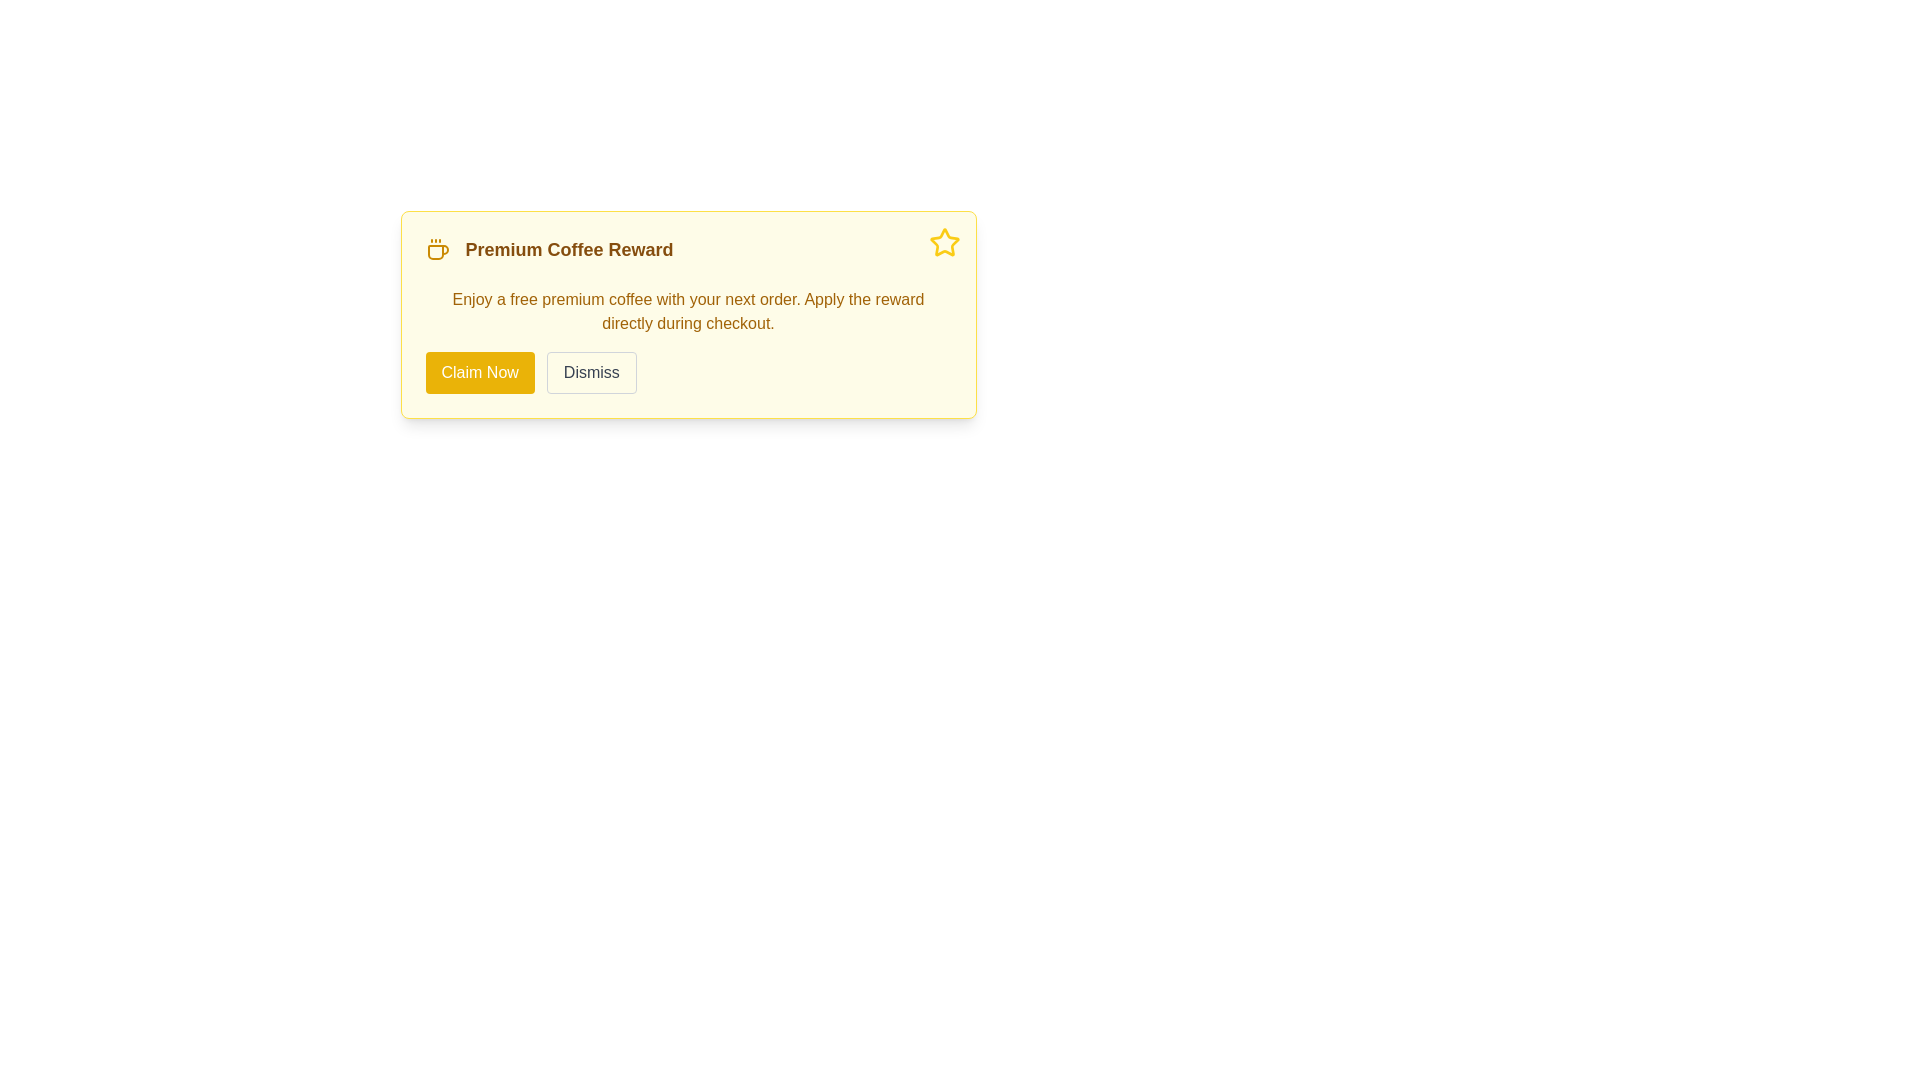 Image resolution: width=1920 pixels, height=1080 pixels. What do you see at coordinates (436, 249) in the screenshot?
I see `the coffee cup icon located at the leftmost position of the 'Premium Coffee Reward' section, which is colored warm yellow with orange tint and has steam lines above it` at bounding box center [436, 249].